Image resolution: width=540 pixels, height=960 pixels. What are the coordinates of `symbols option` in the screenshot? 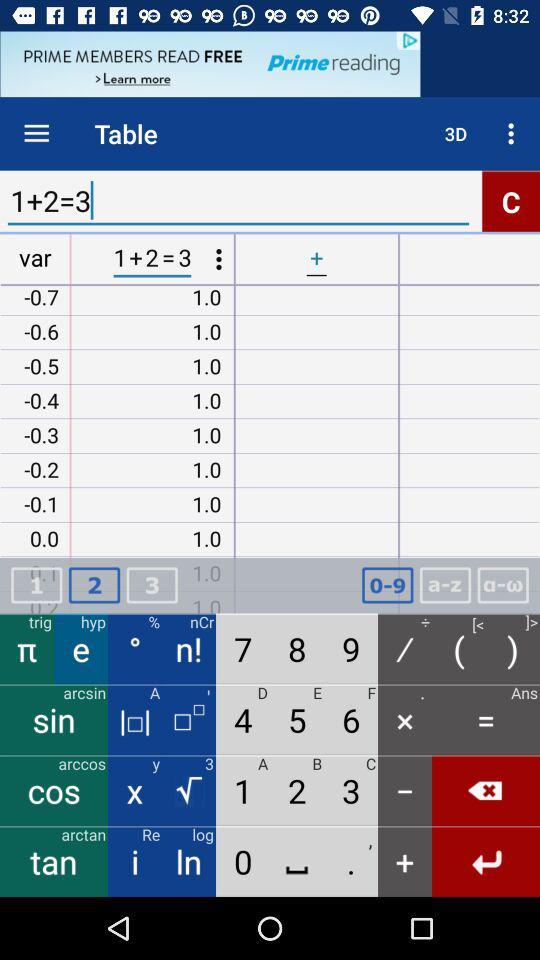 It's located at (502, 585).